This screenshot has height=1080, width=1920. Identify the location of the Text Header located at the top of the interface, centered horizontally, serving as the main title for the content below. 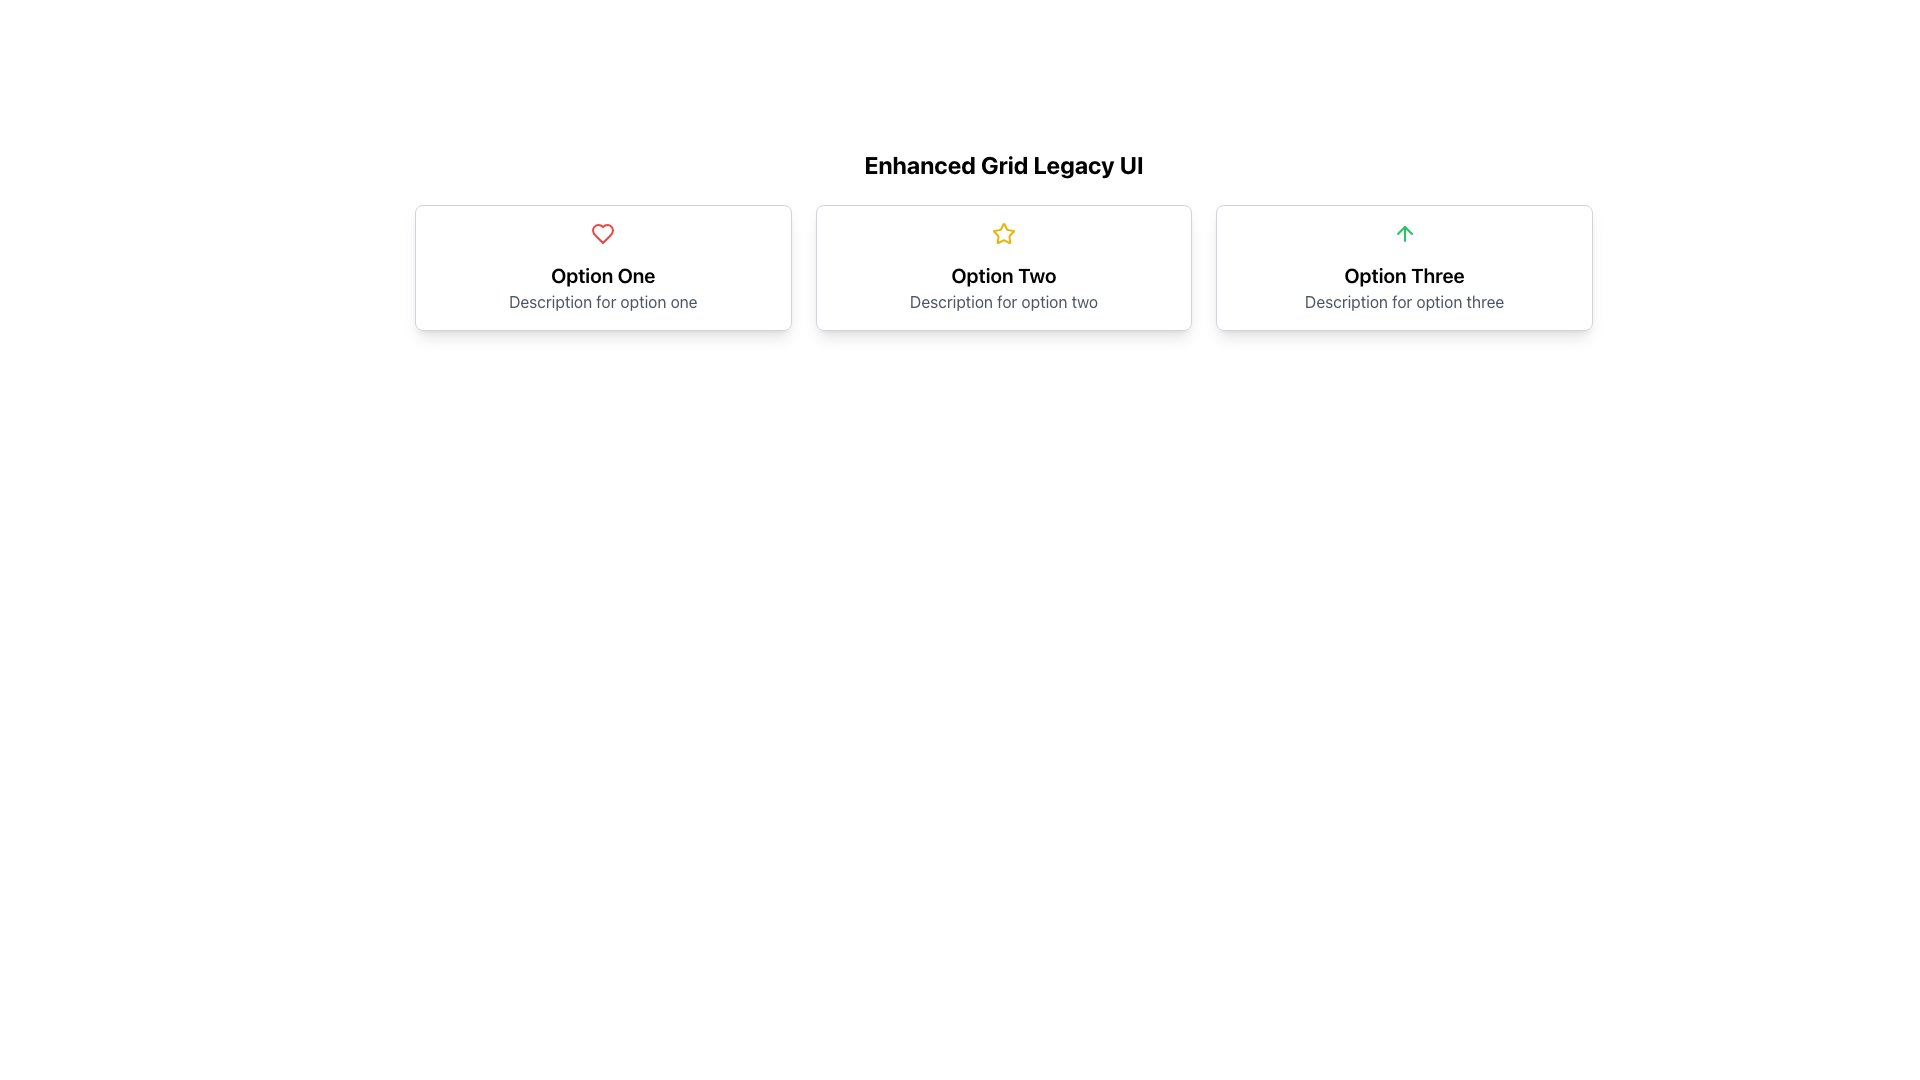
(1003, 164).